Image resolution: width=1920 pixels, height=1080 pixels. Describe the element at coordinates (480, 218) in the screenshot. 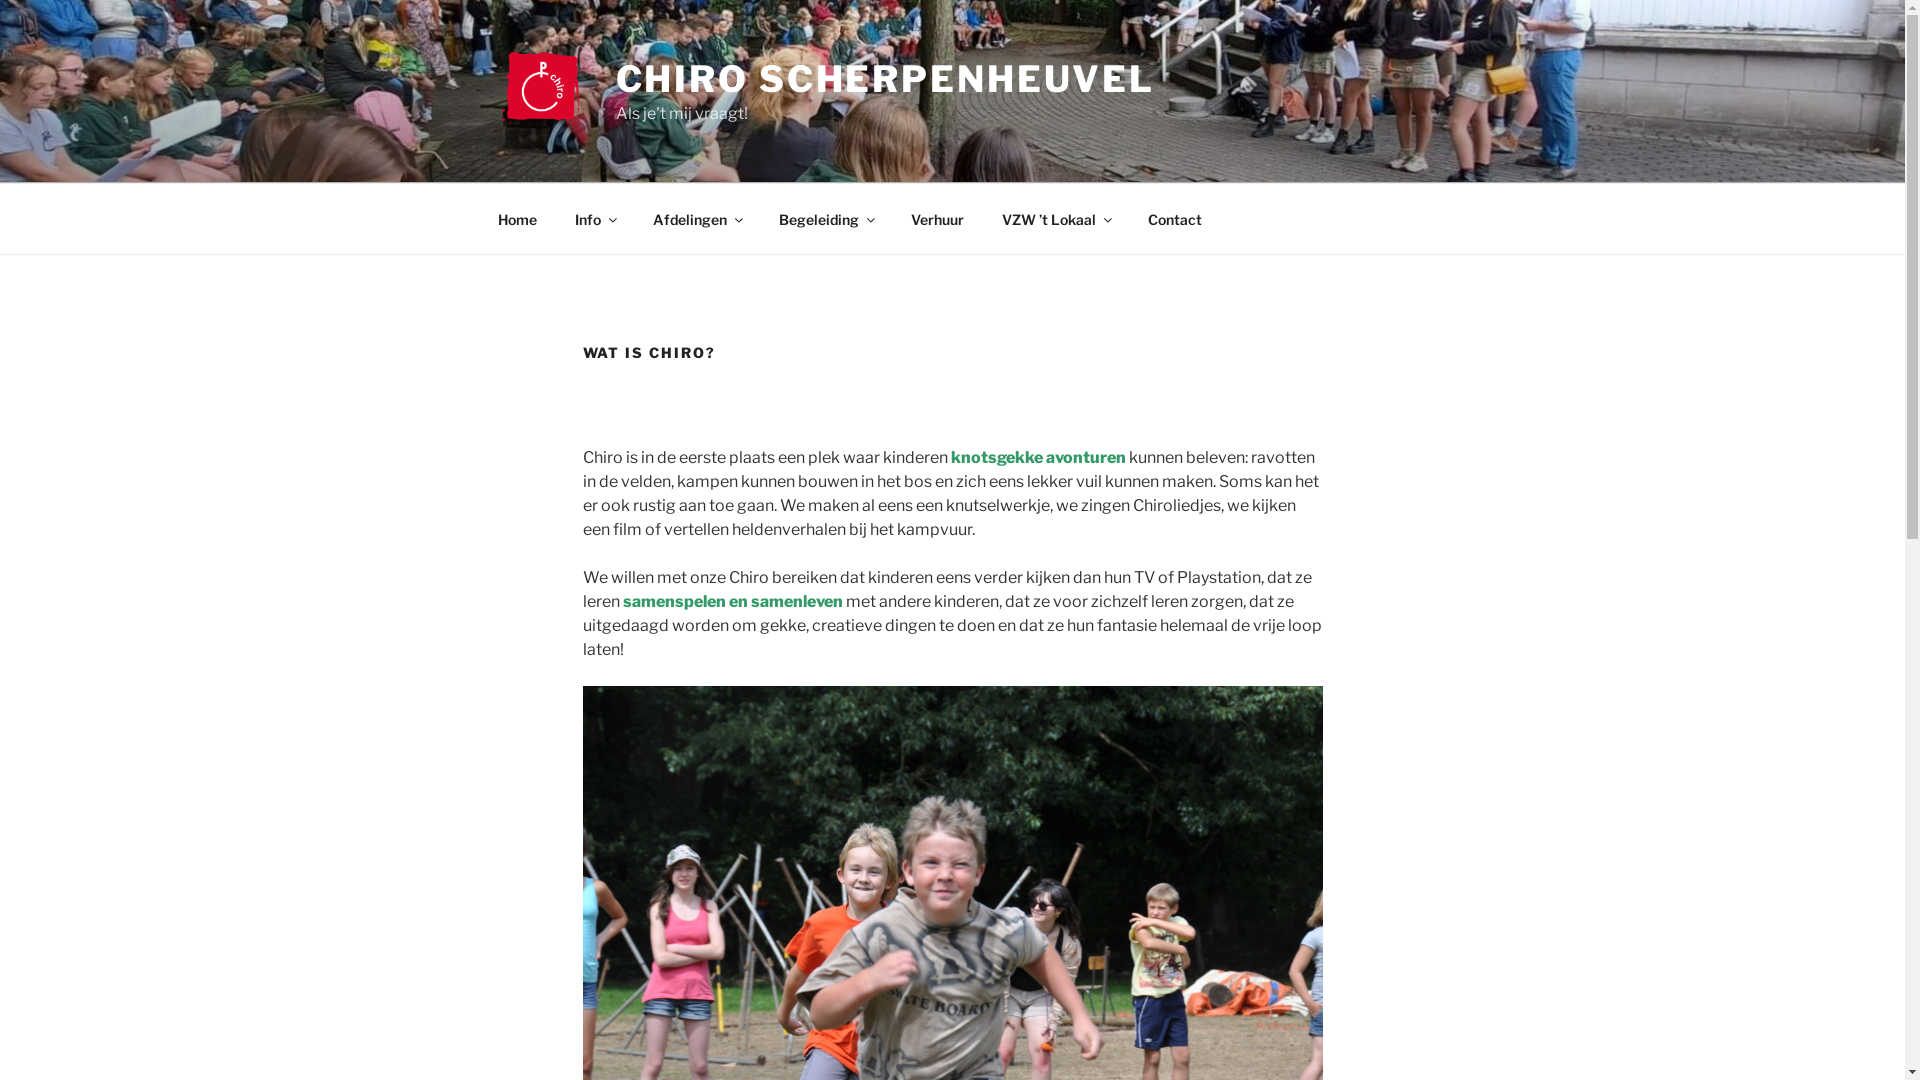

I see `'Home'` at that location.